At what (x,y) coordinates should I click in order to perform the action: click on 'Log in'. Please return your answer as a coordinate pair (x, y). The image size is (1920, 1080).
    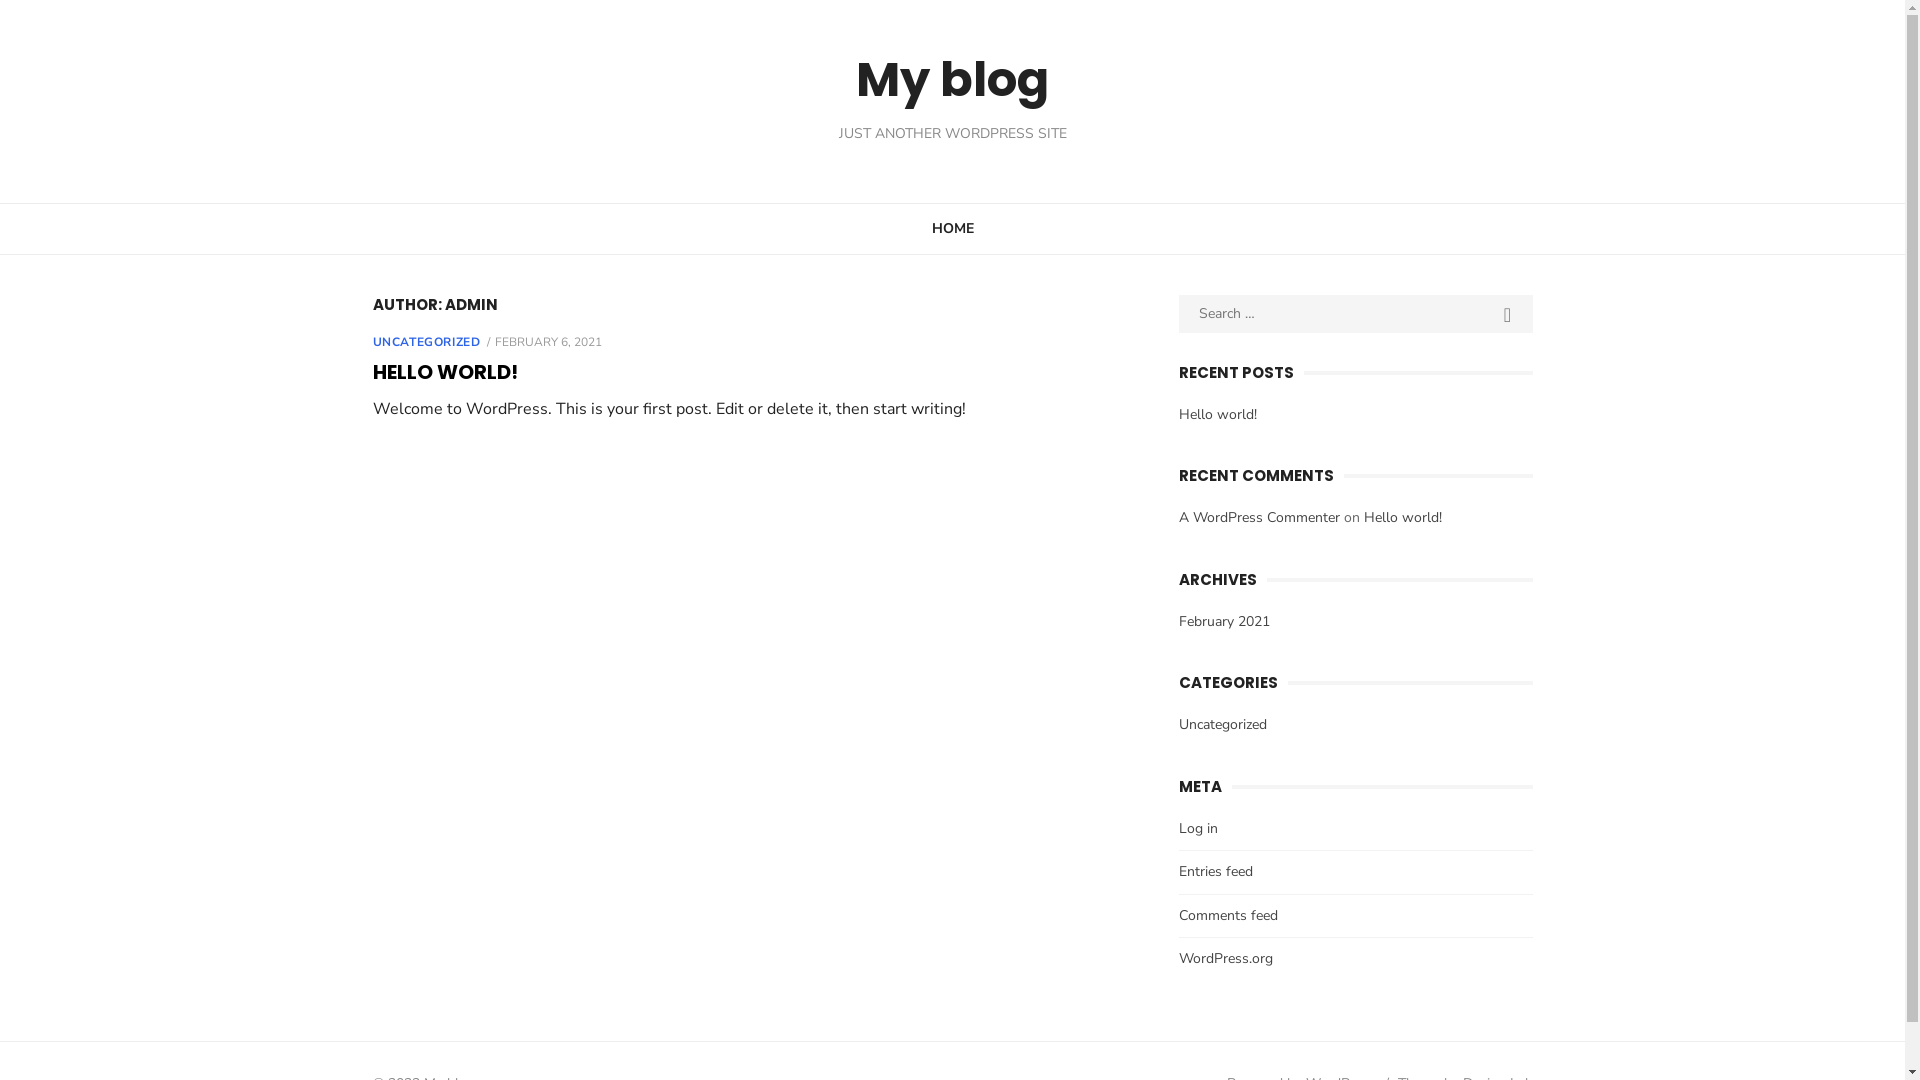
    Looking at the image, I should click on (1198, 827).